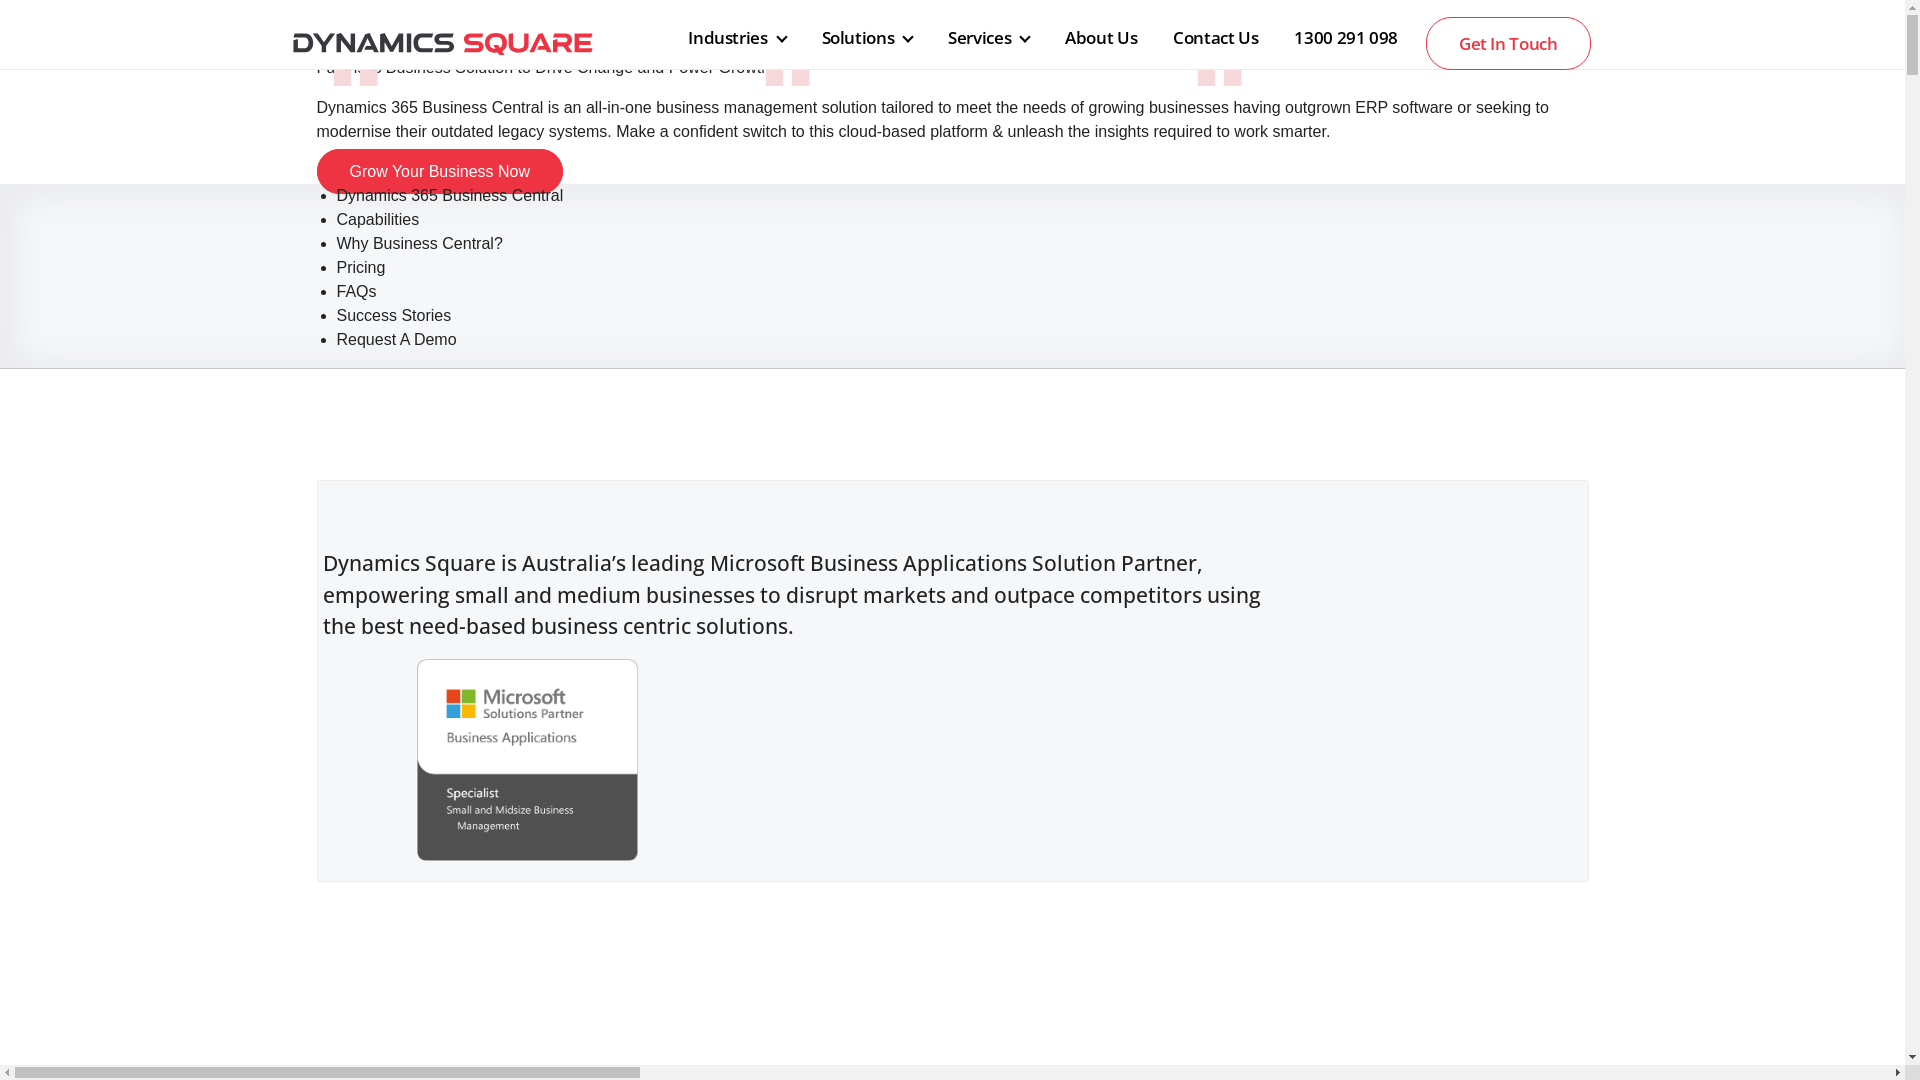  Describe the element at coordinates (417, 242) in the screenshot. I see `'Why Business Central?'` at that location.